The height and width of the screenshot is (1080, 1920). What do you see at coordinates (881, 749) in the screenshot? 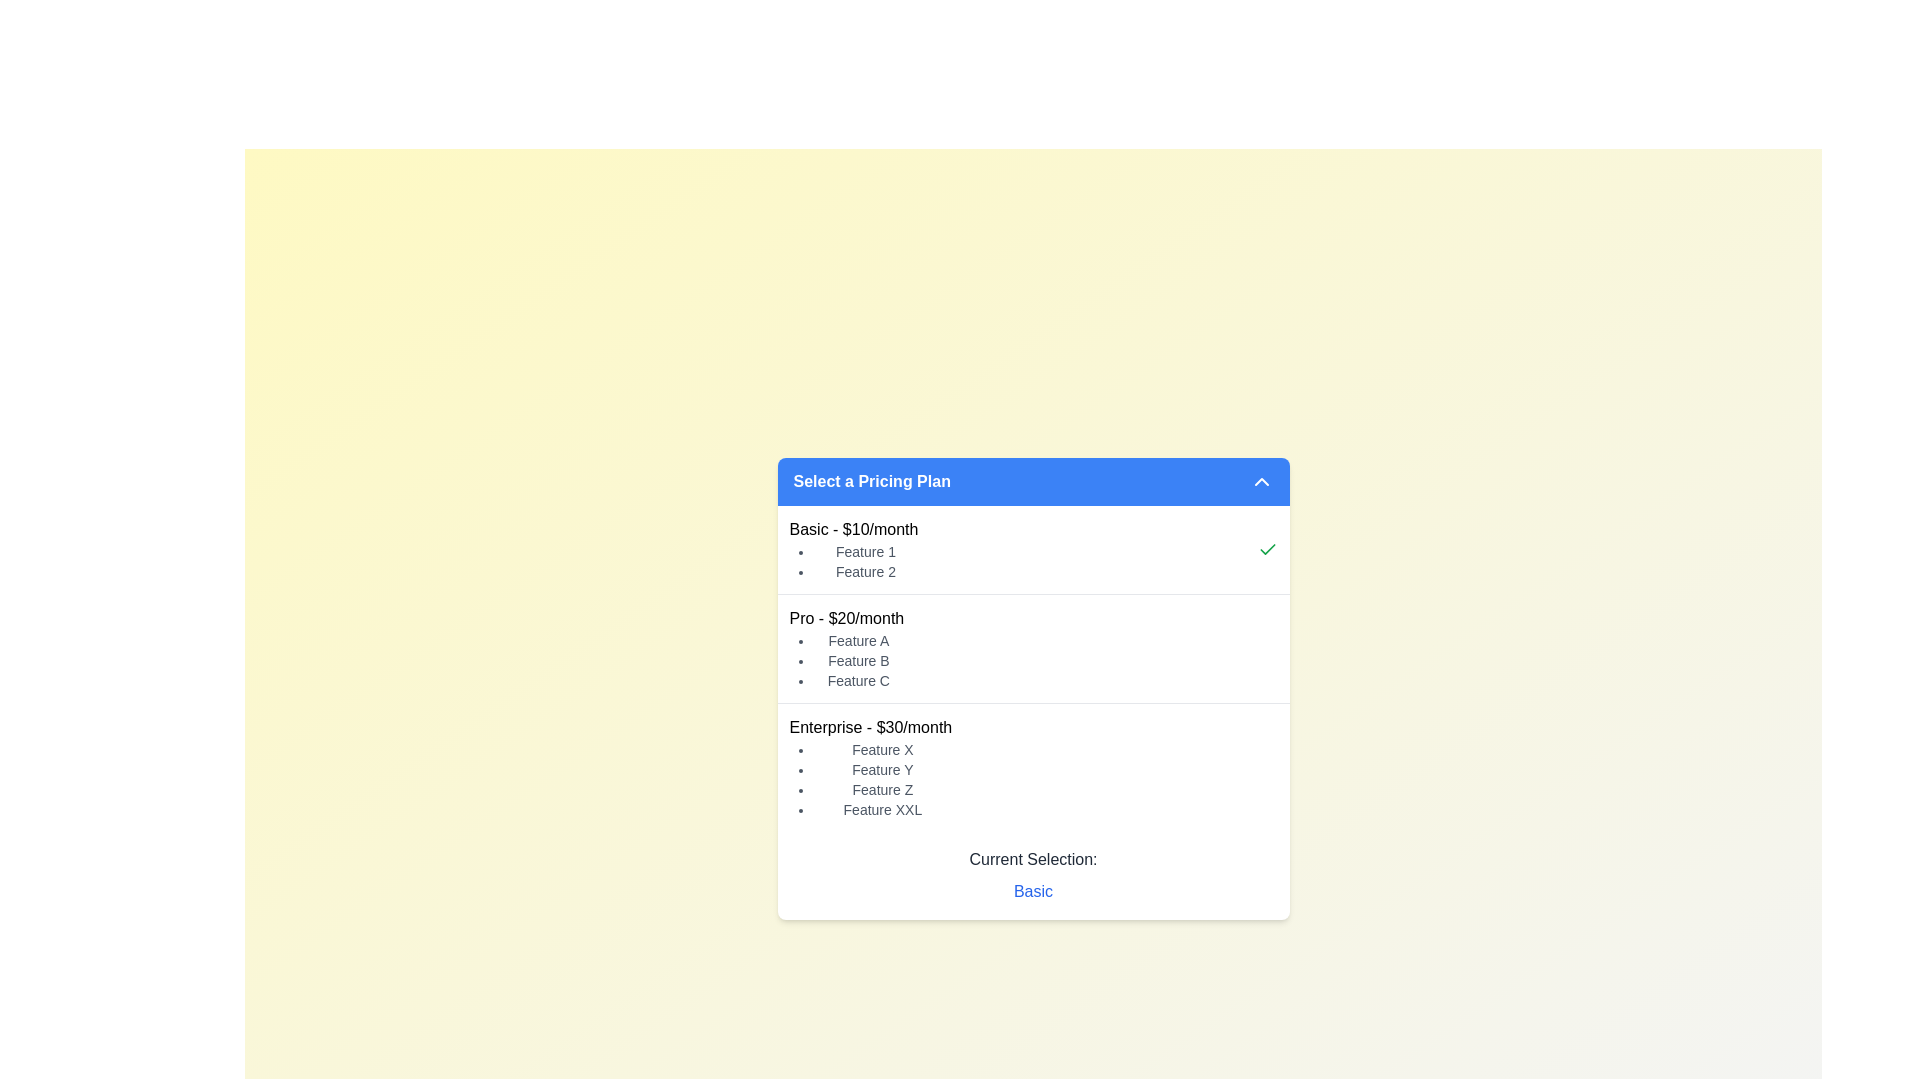
I see `the text item reading 'Feature X' styled with a smaller font size and gray color, which is the first bullet point in the 'Enterprise - $30/month' section` at bounding box center [881, 749].